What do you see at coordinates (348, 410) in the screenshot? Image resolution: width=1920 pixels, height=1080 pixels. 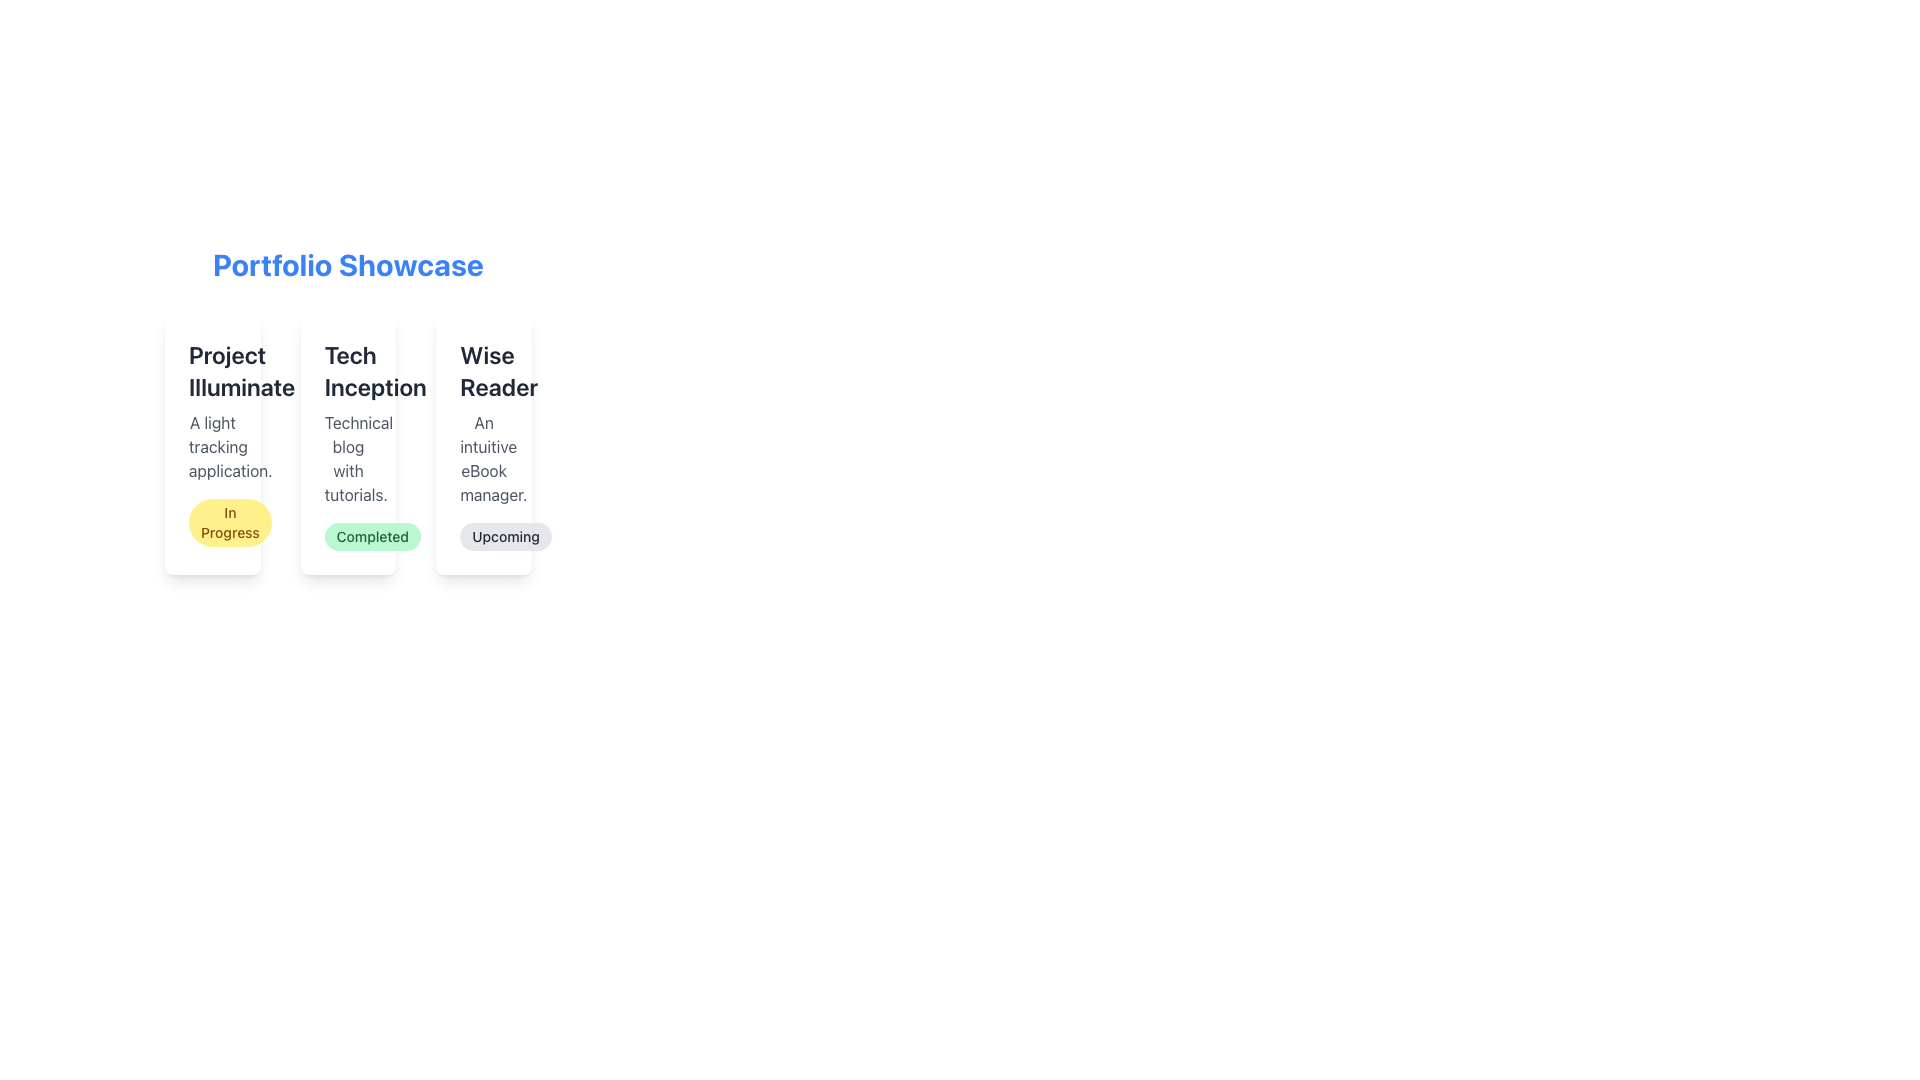 I see `the project summary card located centrally in a grid between 'Project Illuminate' and 'Wise Reader'` at bounding box center [348, 410].